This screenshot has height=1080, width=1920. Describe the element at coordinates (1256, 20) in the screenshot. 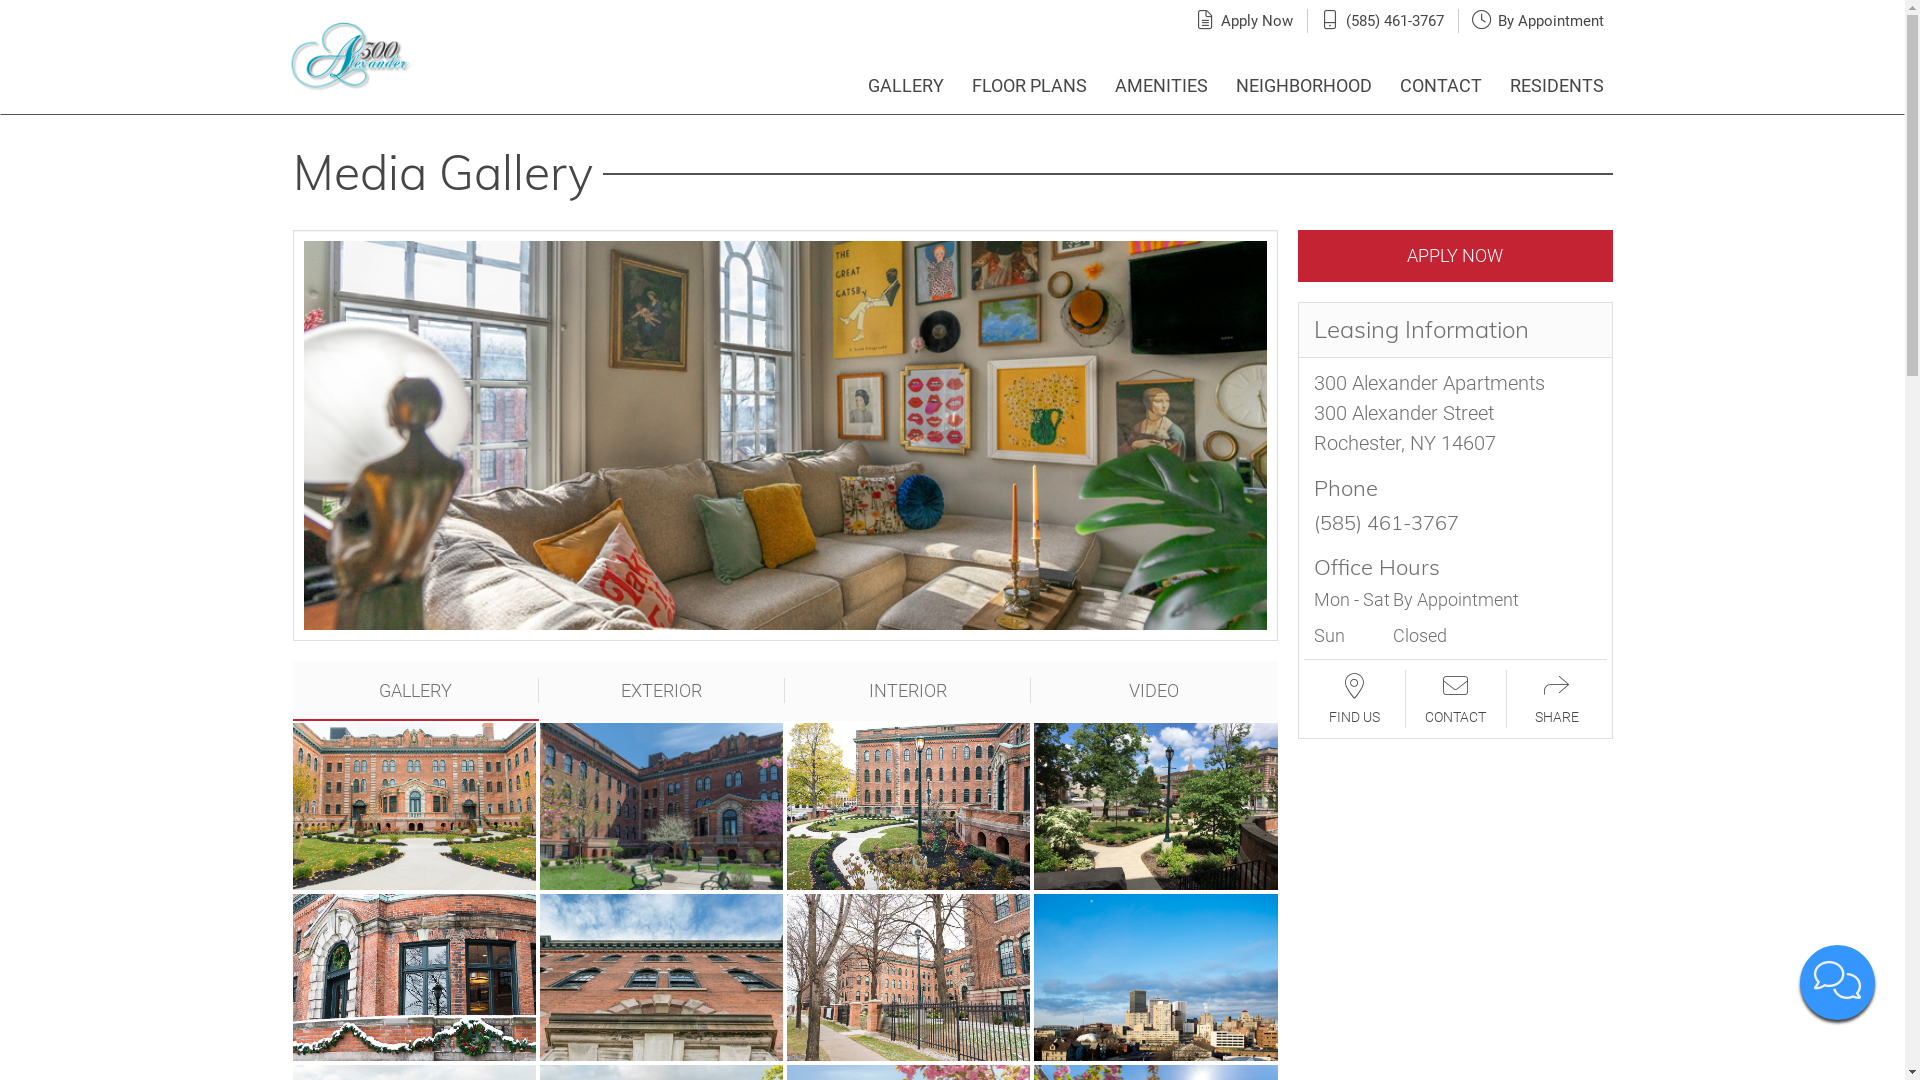

I see `'Apply Now'` at that location.